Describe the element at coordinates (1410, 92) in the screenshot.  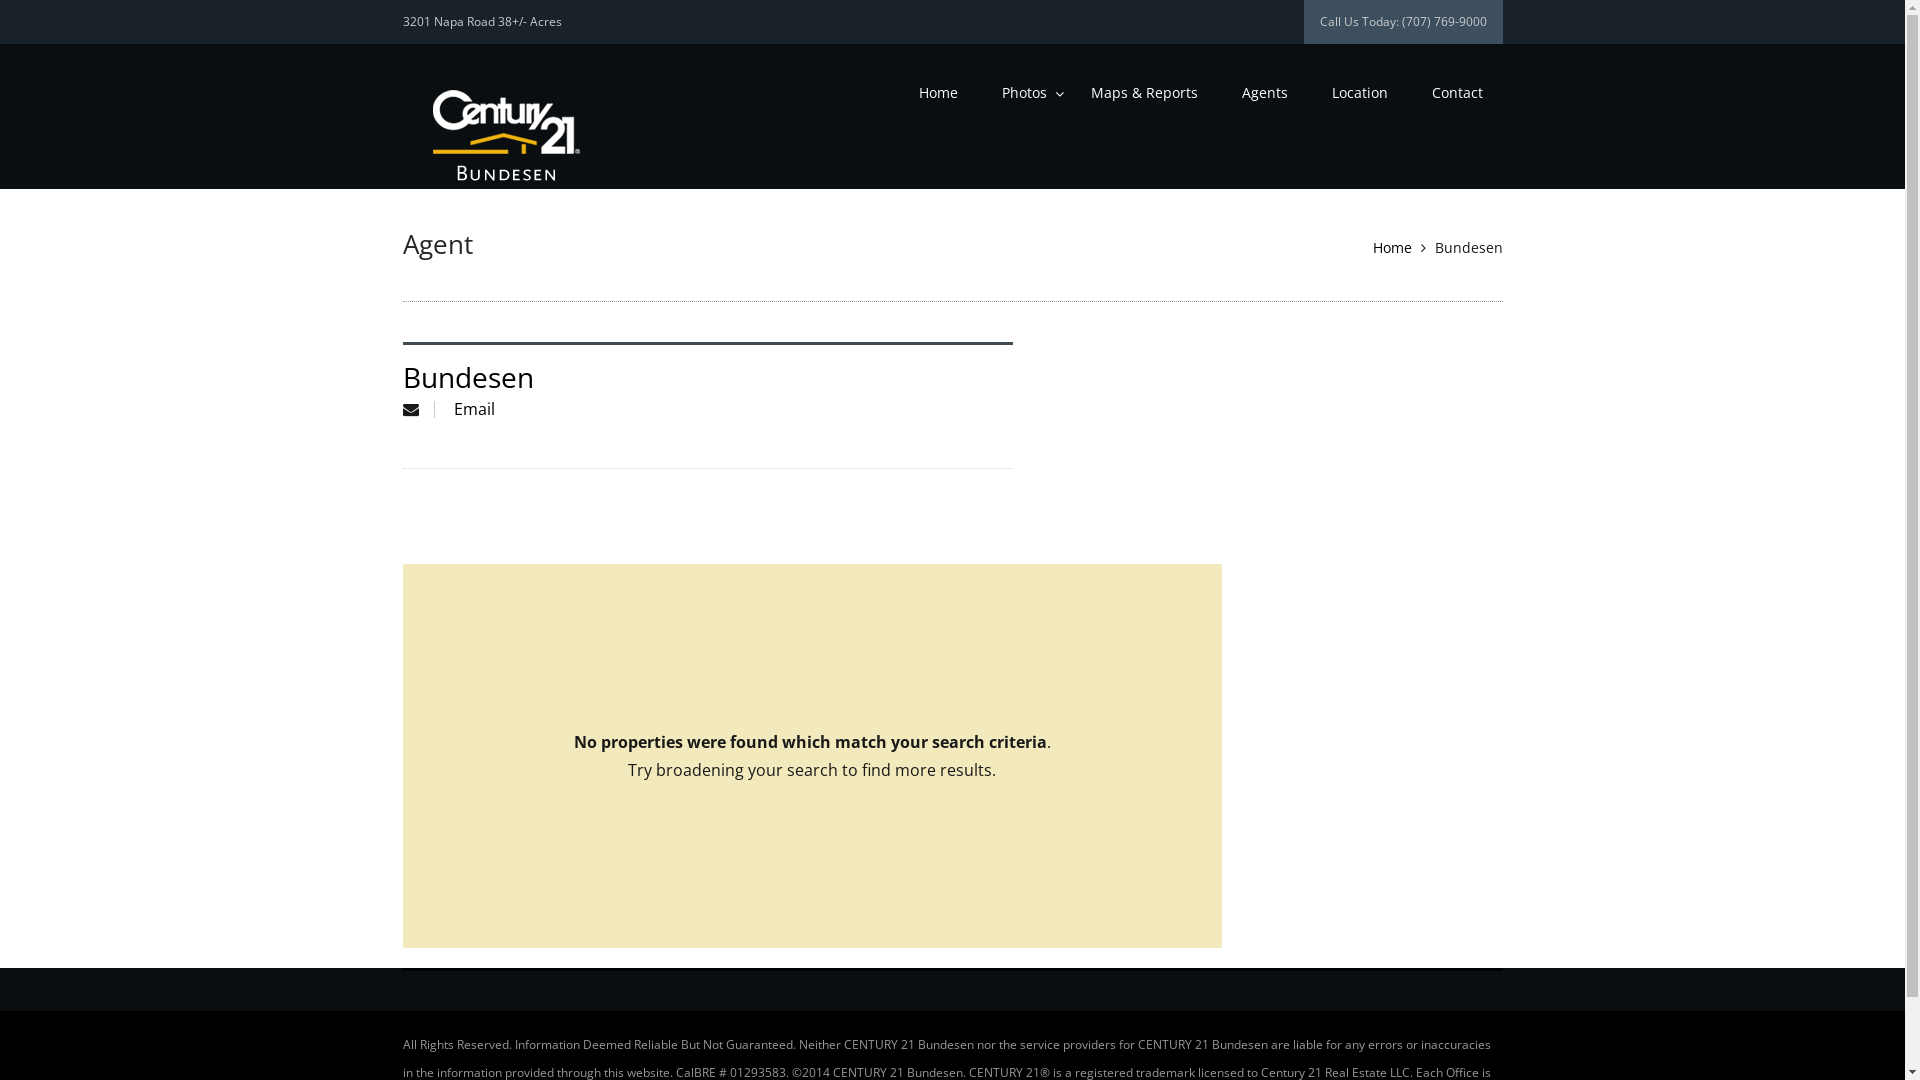
I see `'Contact'` at that location.